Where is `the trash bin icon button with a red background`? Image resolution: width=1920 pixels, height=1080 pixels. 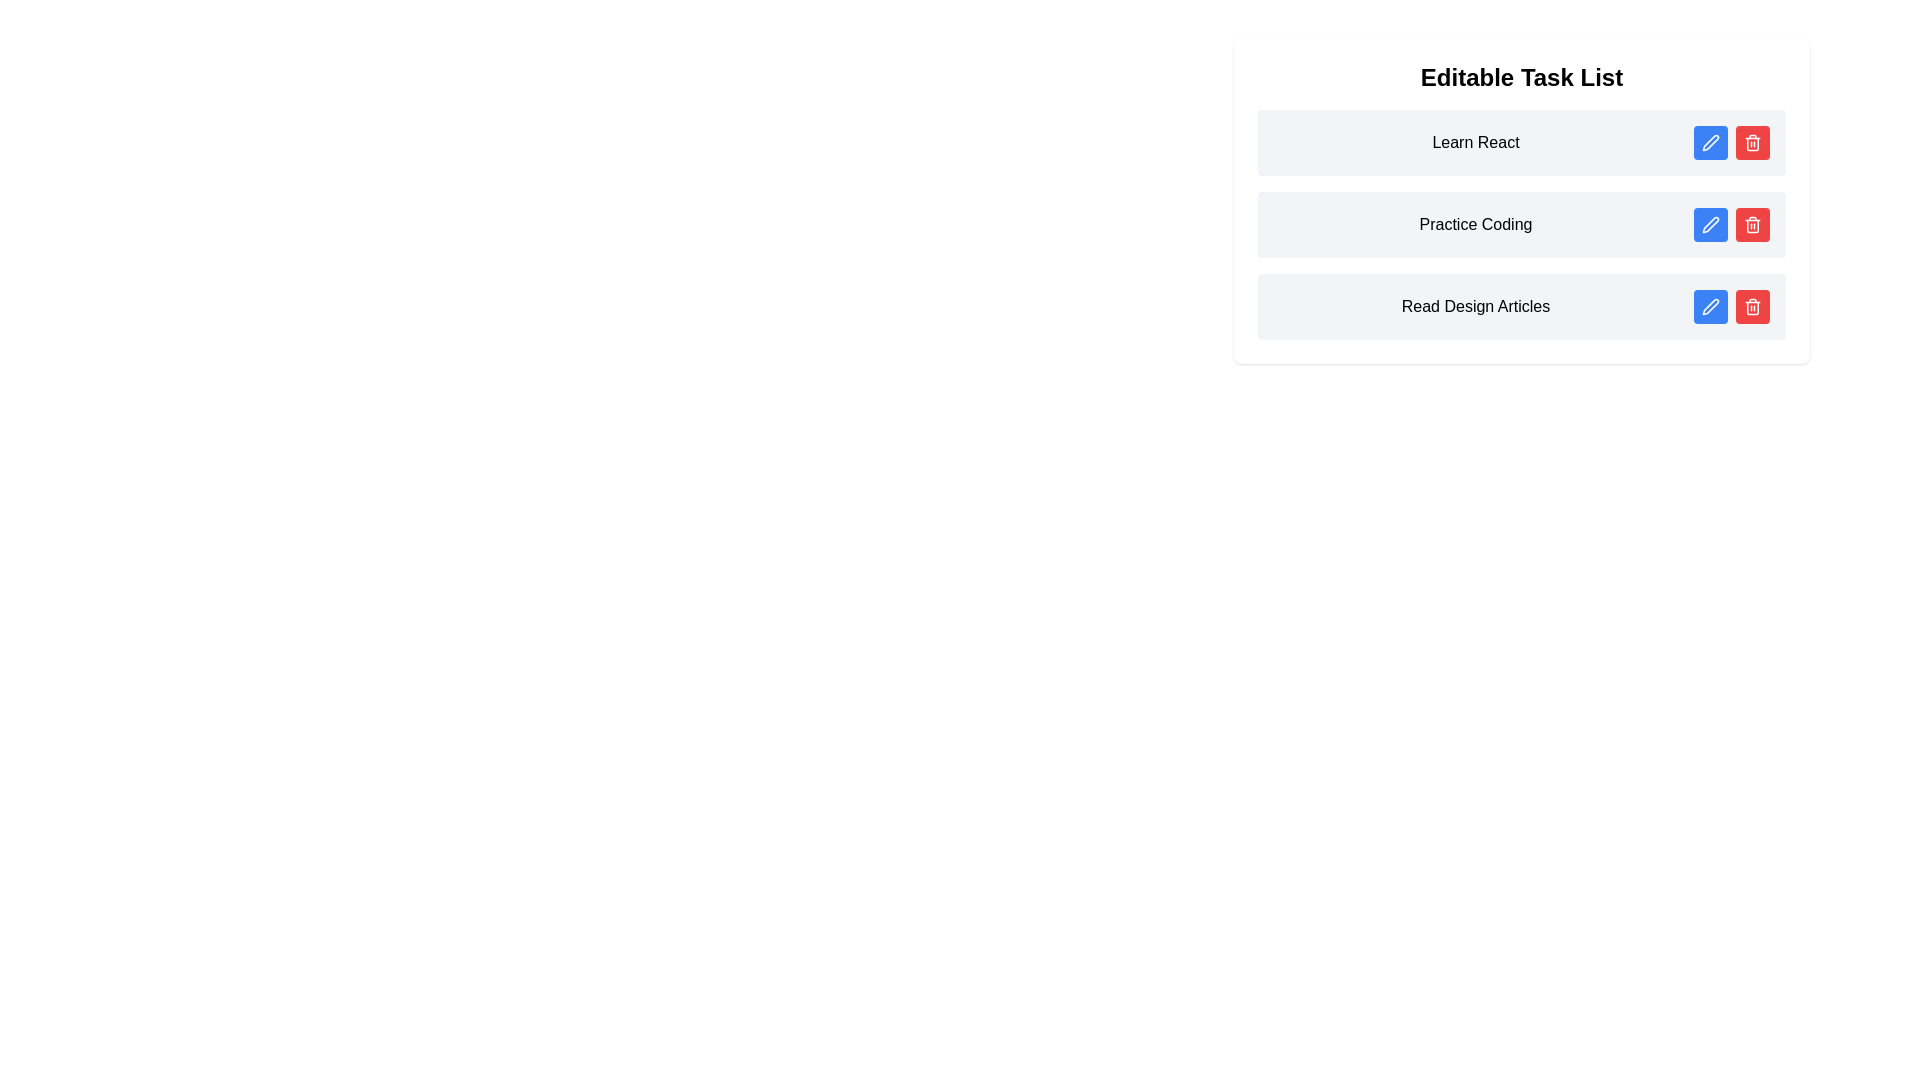
the trash bin icon button with a red background is located at coordinates (1751, 224).